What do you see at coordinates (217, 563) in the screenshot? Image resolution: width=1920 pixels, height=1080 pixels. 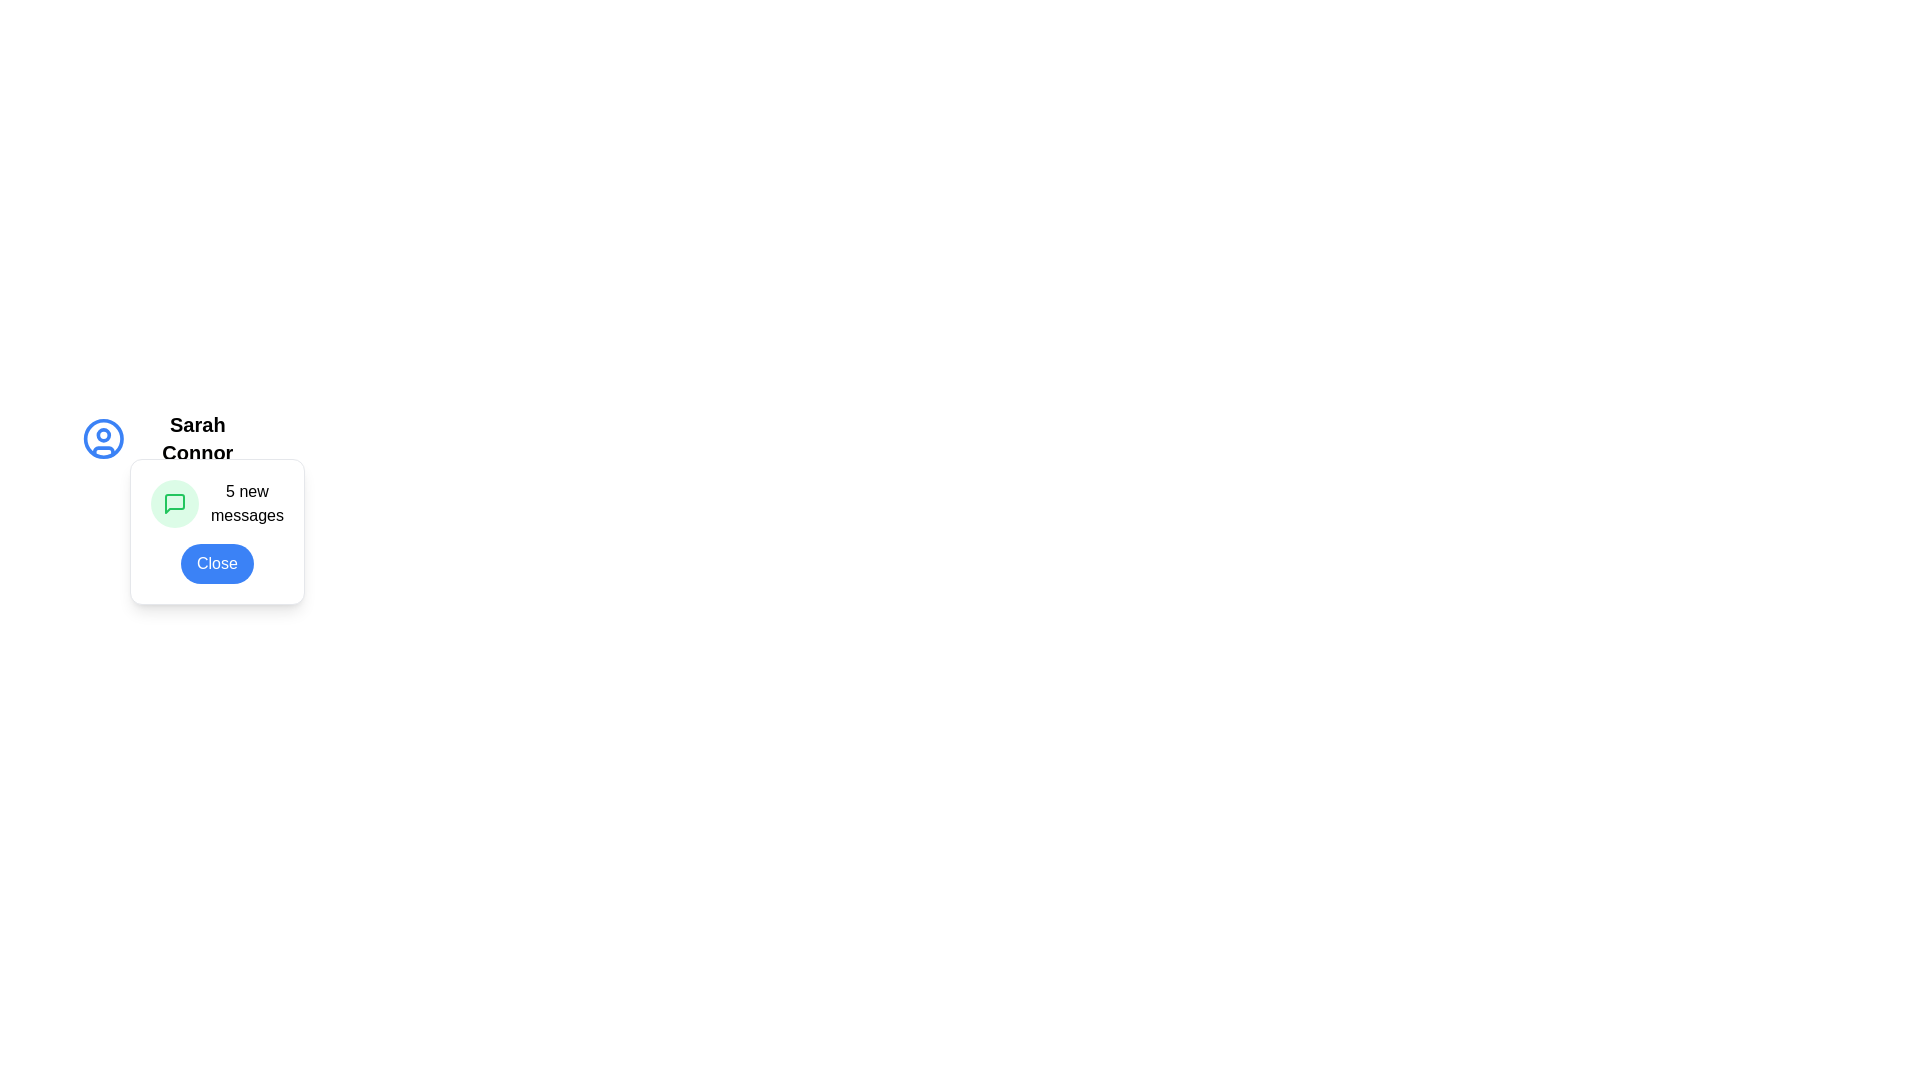 I see `the blue 'Close' button with white text` at bounding box center [217, 563].